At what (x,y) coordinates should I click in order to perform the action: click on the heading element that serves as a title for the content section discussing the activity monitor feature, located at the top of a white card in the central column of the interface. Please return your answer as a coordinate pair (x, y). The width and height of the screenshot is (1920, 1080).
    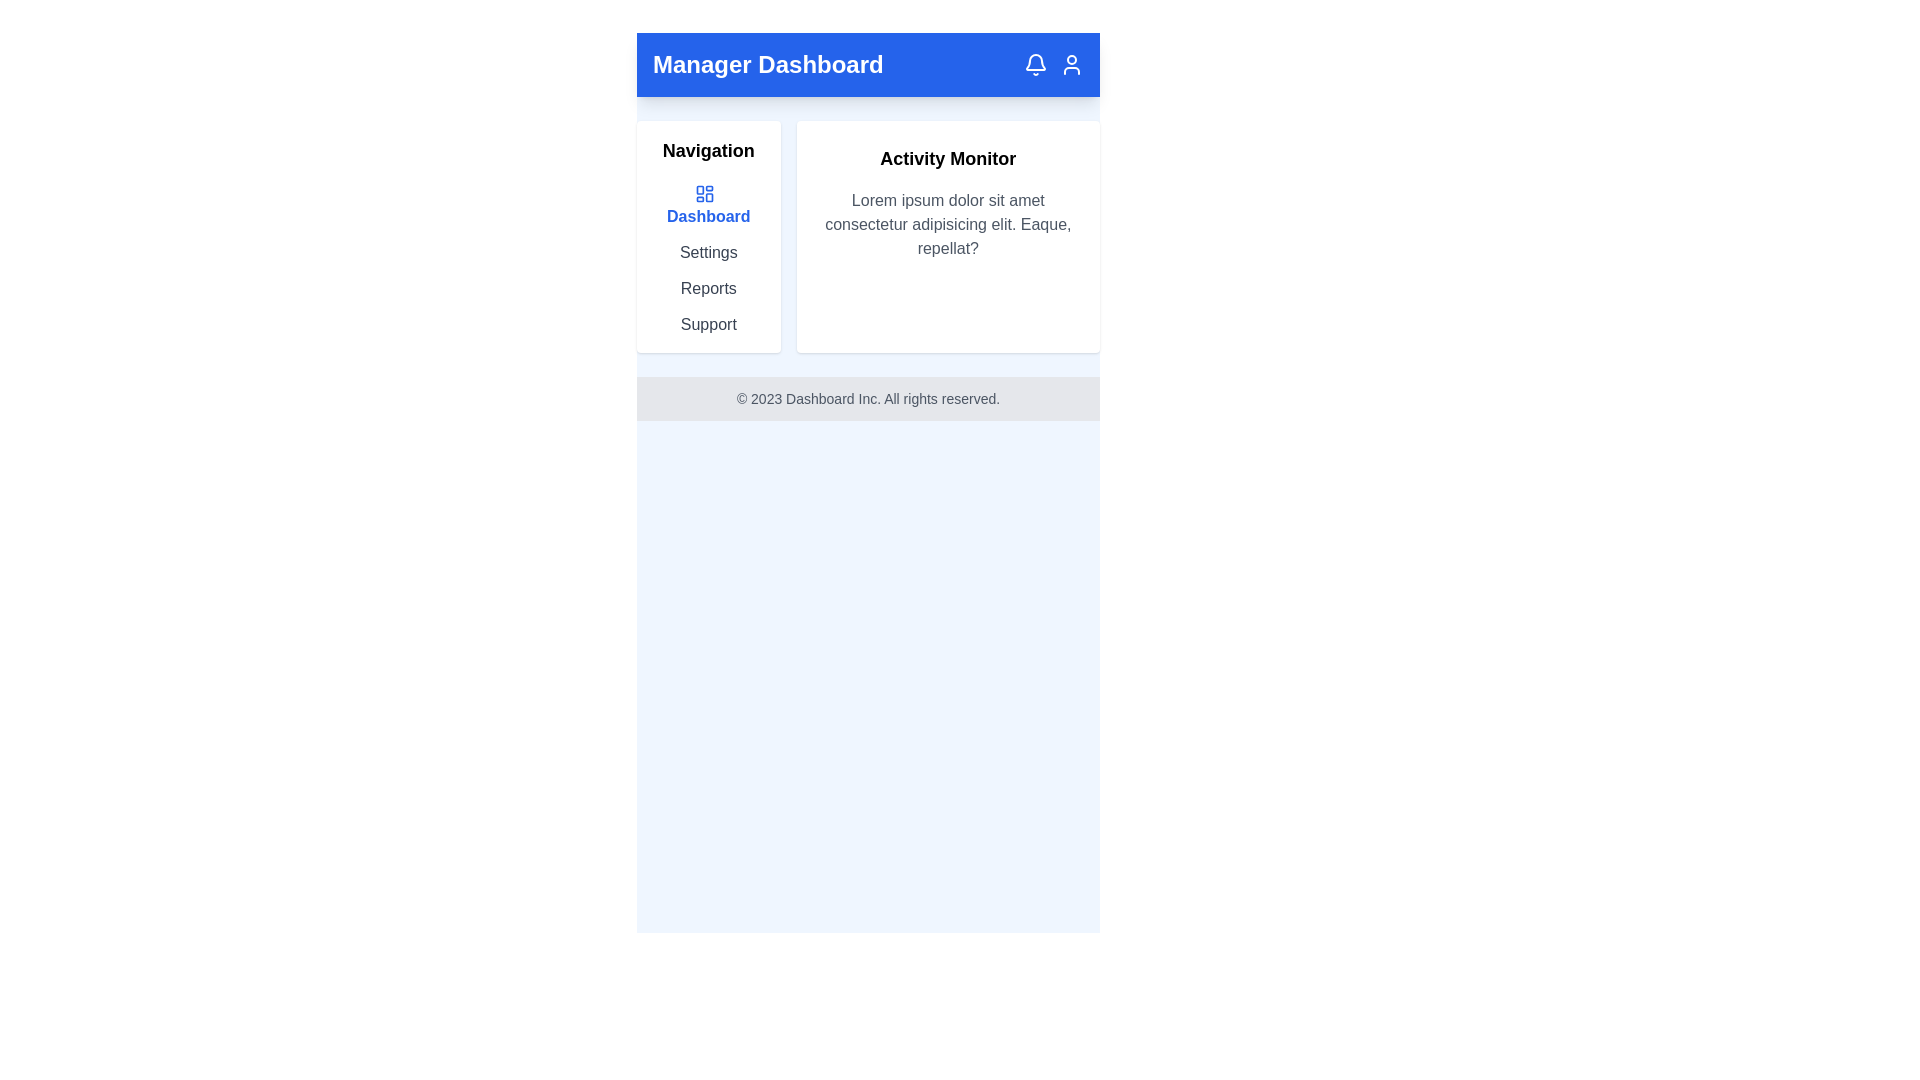
    Looking at the image, I should click on (947, 157).